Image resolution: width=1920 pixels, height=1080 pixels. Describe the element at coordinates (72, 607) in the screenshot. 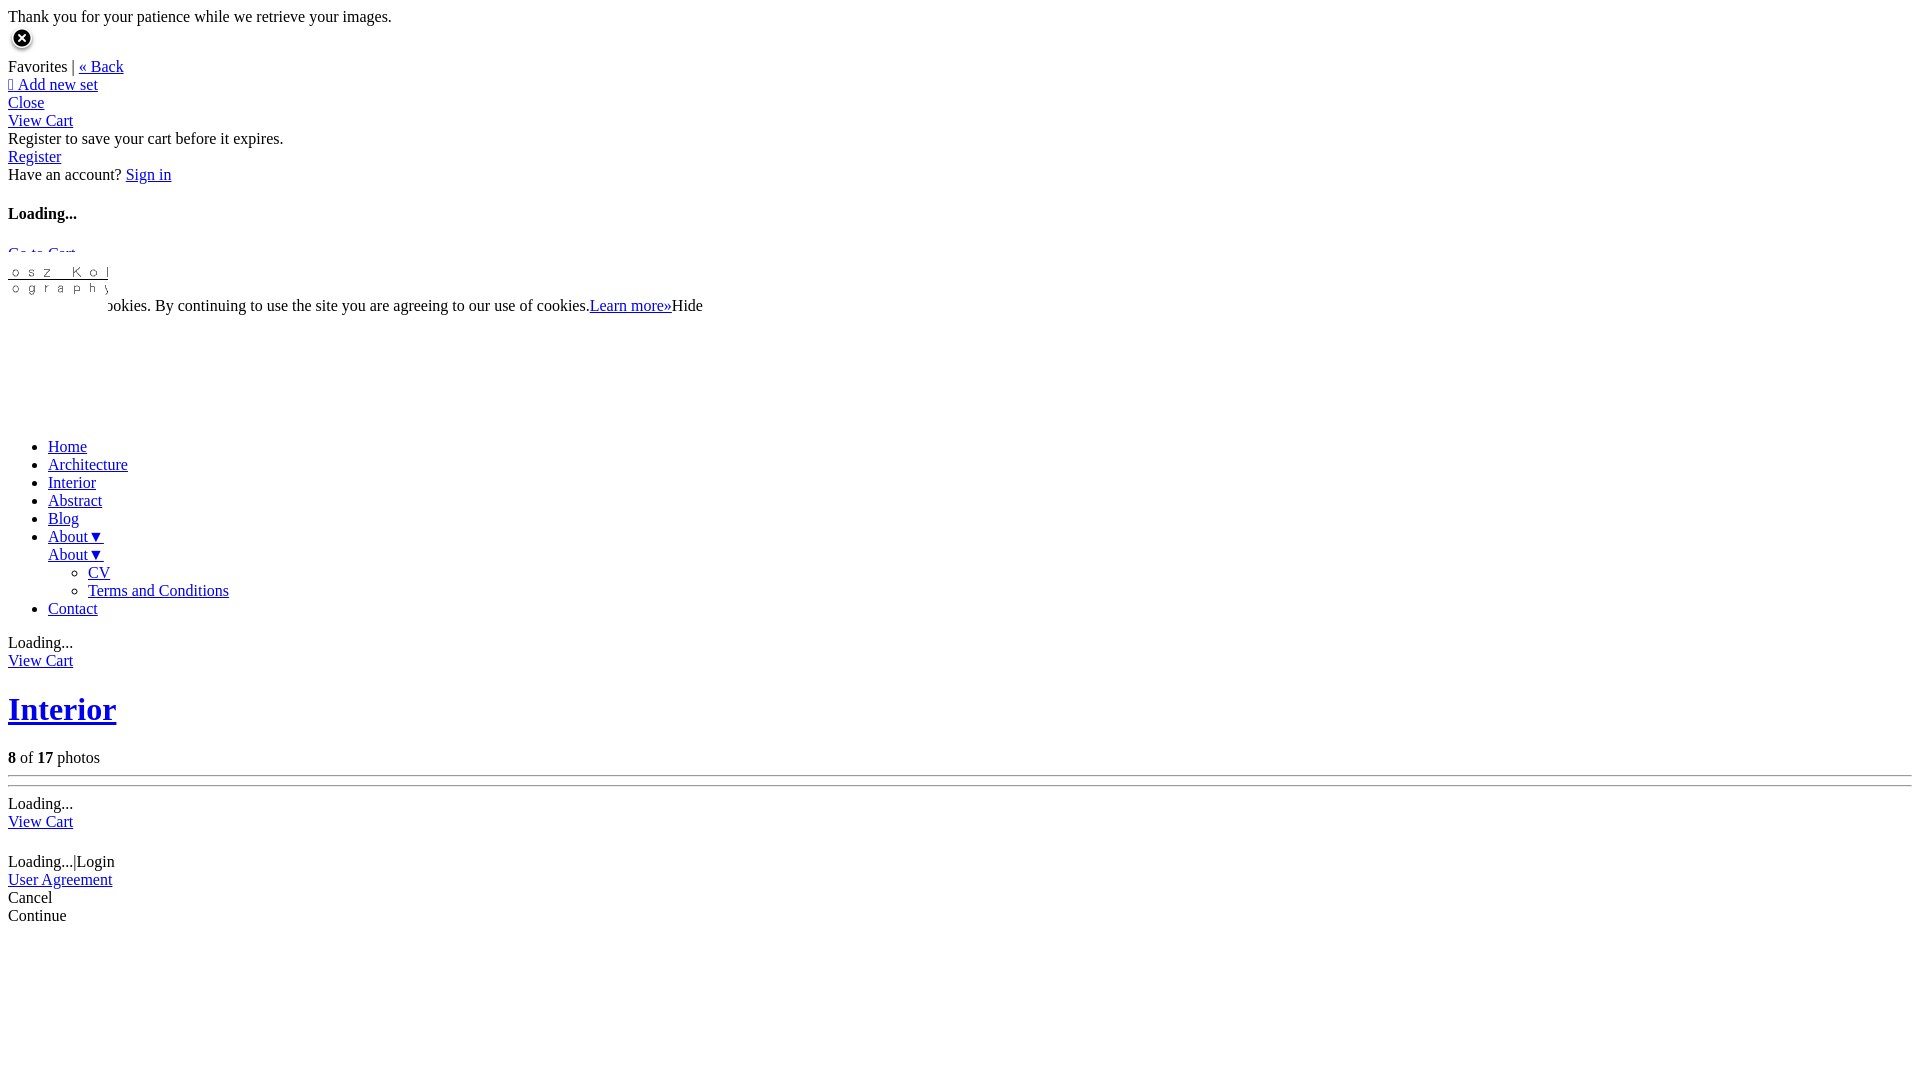

I see `'Contact'` at that location.